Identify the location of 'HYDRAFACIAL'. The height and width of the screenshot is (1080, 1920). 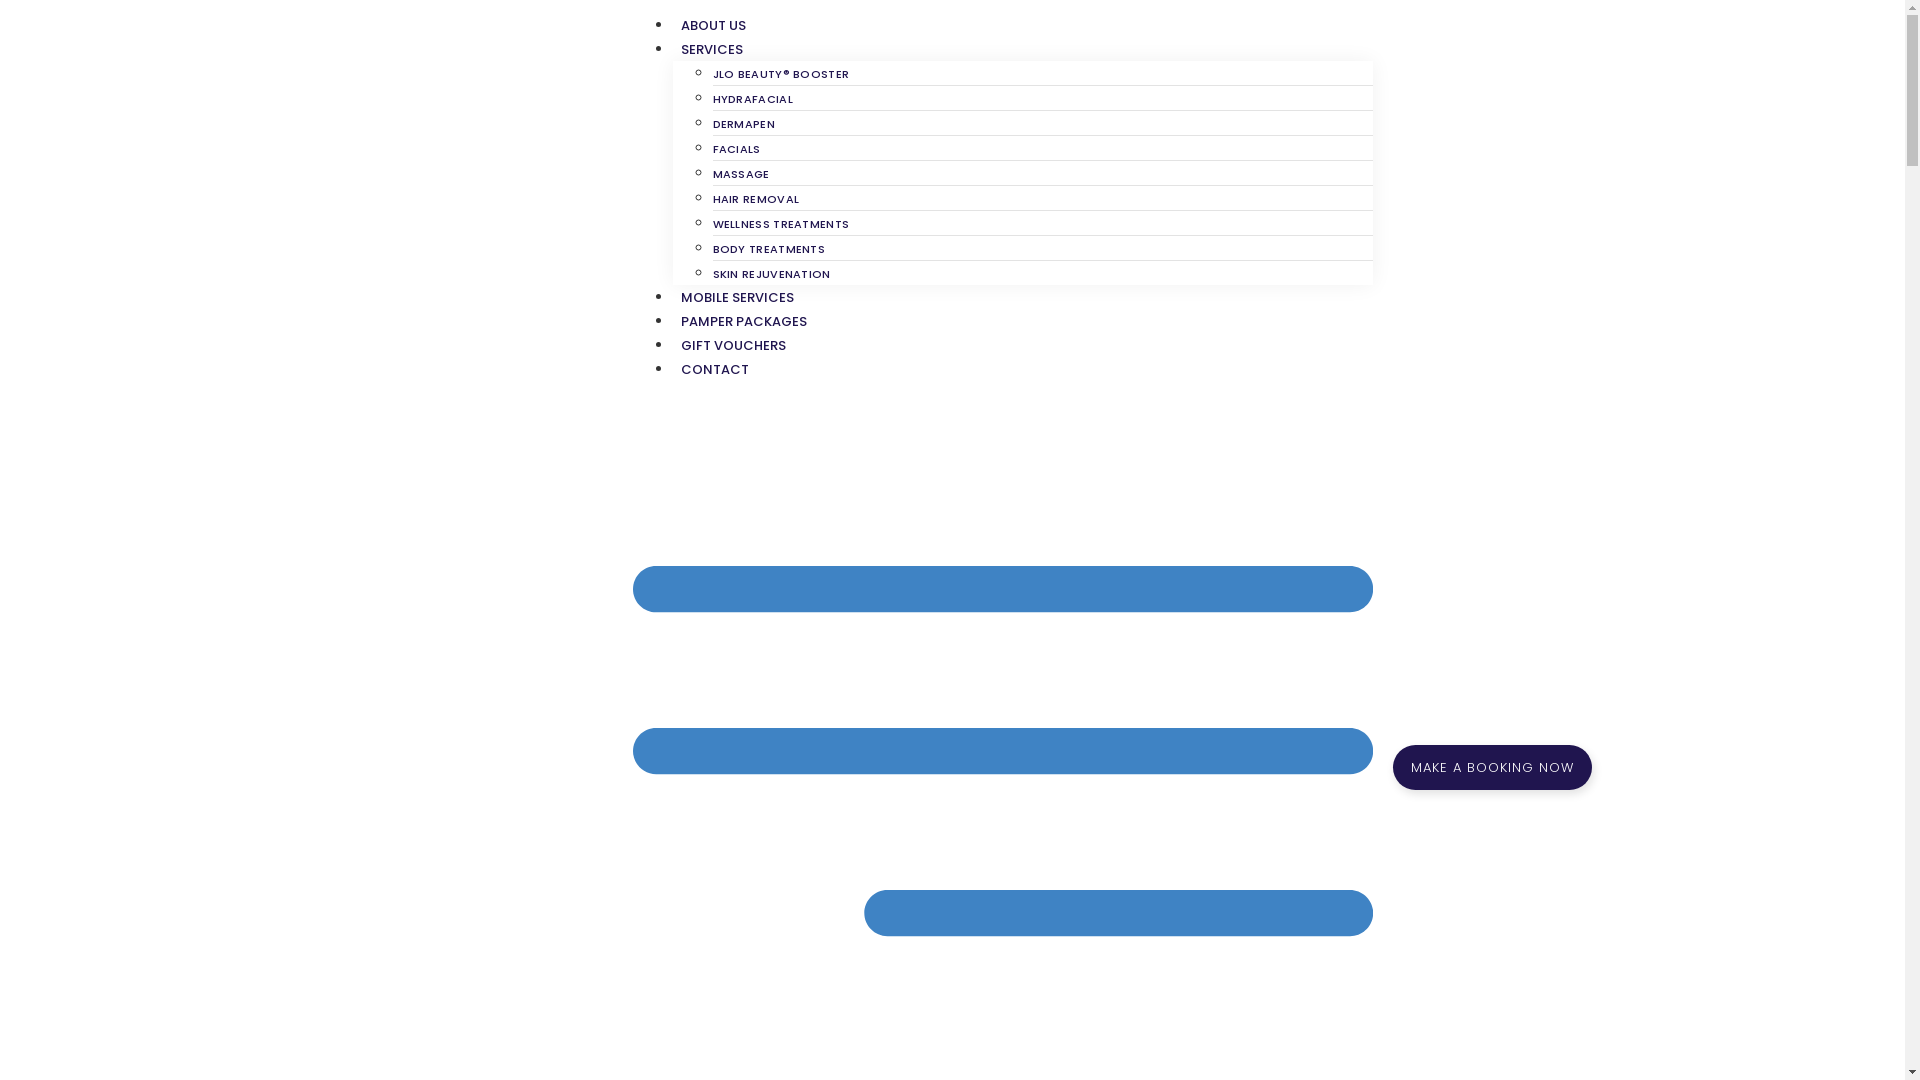
(751, 99).